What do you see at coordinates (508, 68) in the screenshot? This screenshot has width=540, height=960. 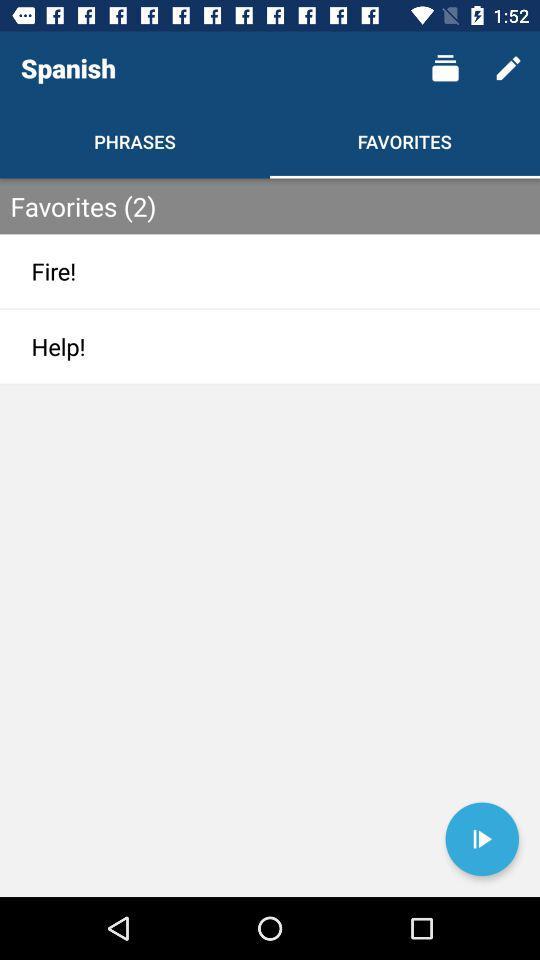 I see `the item above favorites (2) icon` at bounding box center [508, 68].